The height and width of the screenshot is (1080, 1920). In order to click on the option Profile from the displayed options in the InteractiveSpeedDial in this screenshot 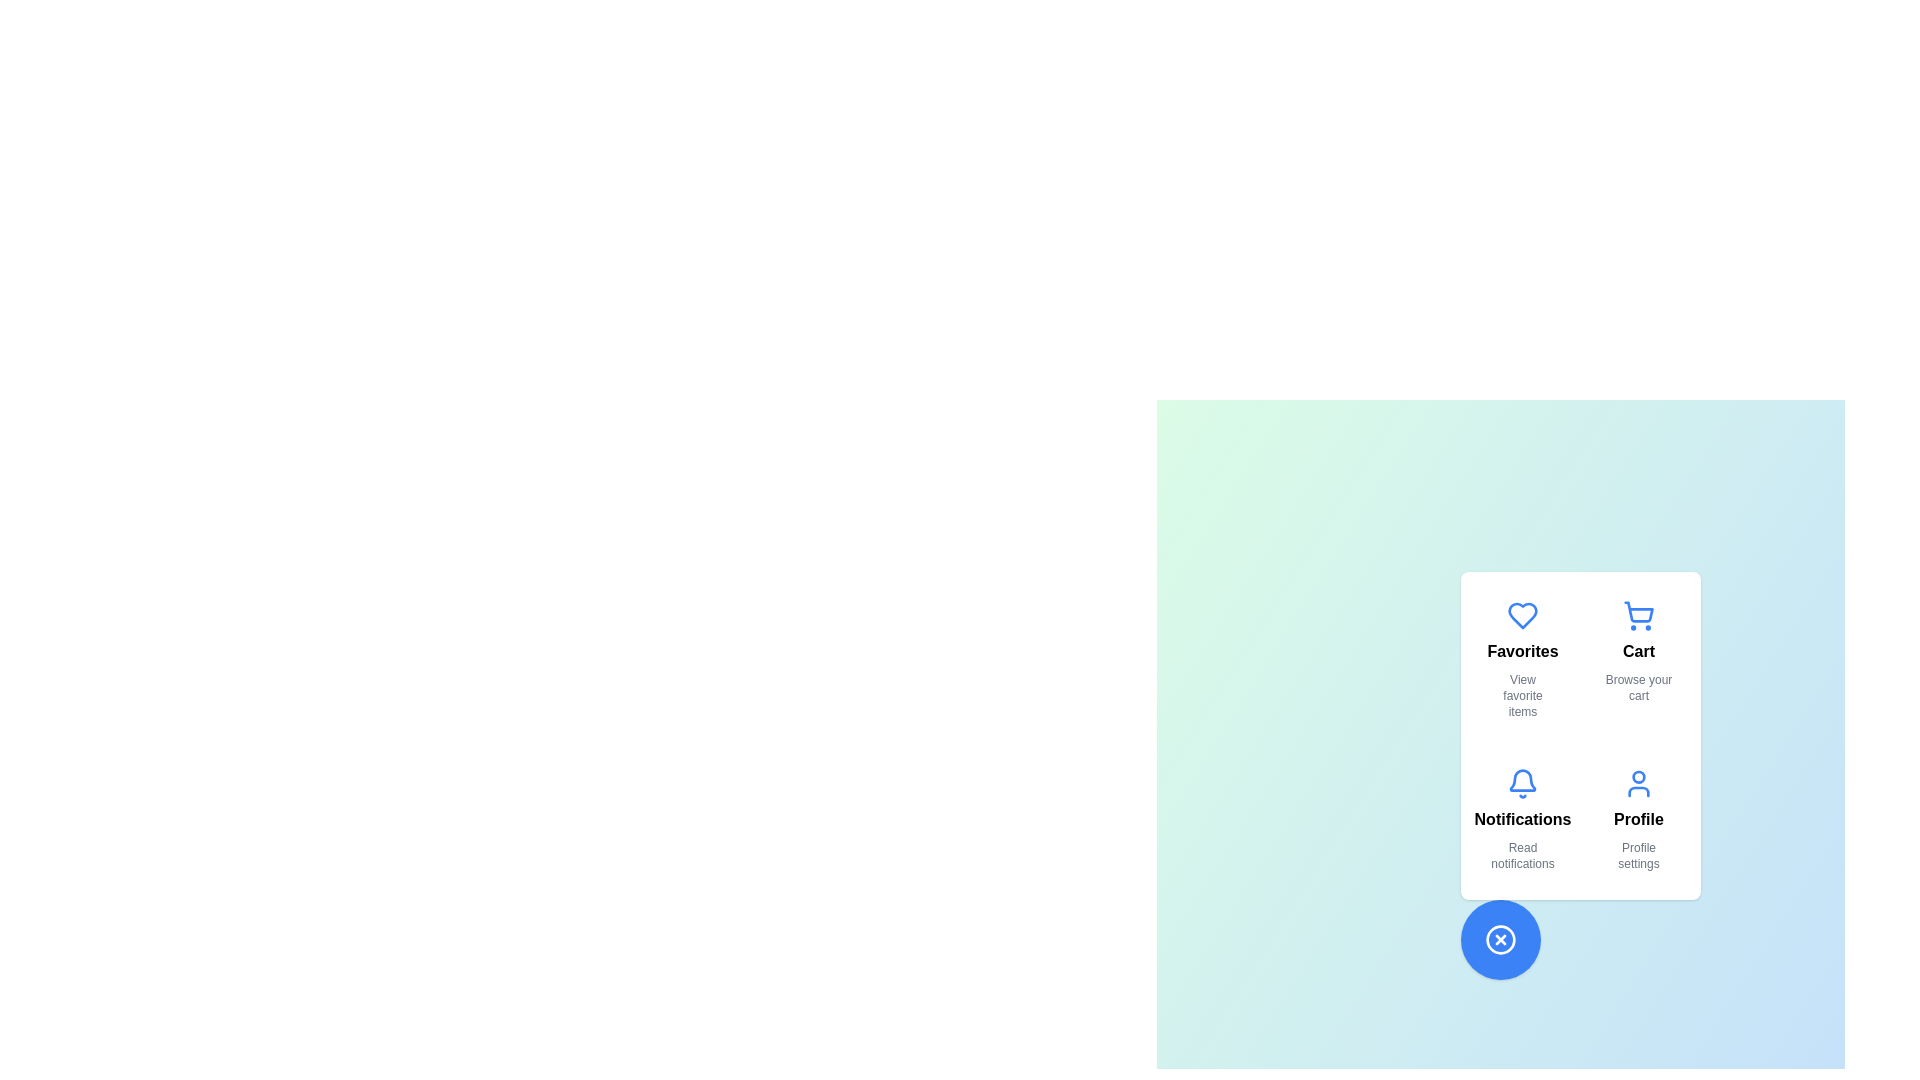, I will do `click(1638, 820)`.